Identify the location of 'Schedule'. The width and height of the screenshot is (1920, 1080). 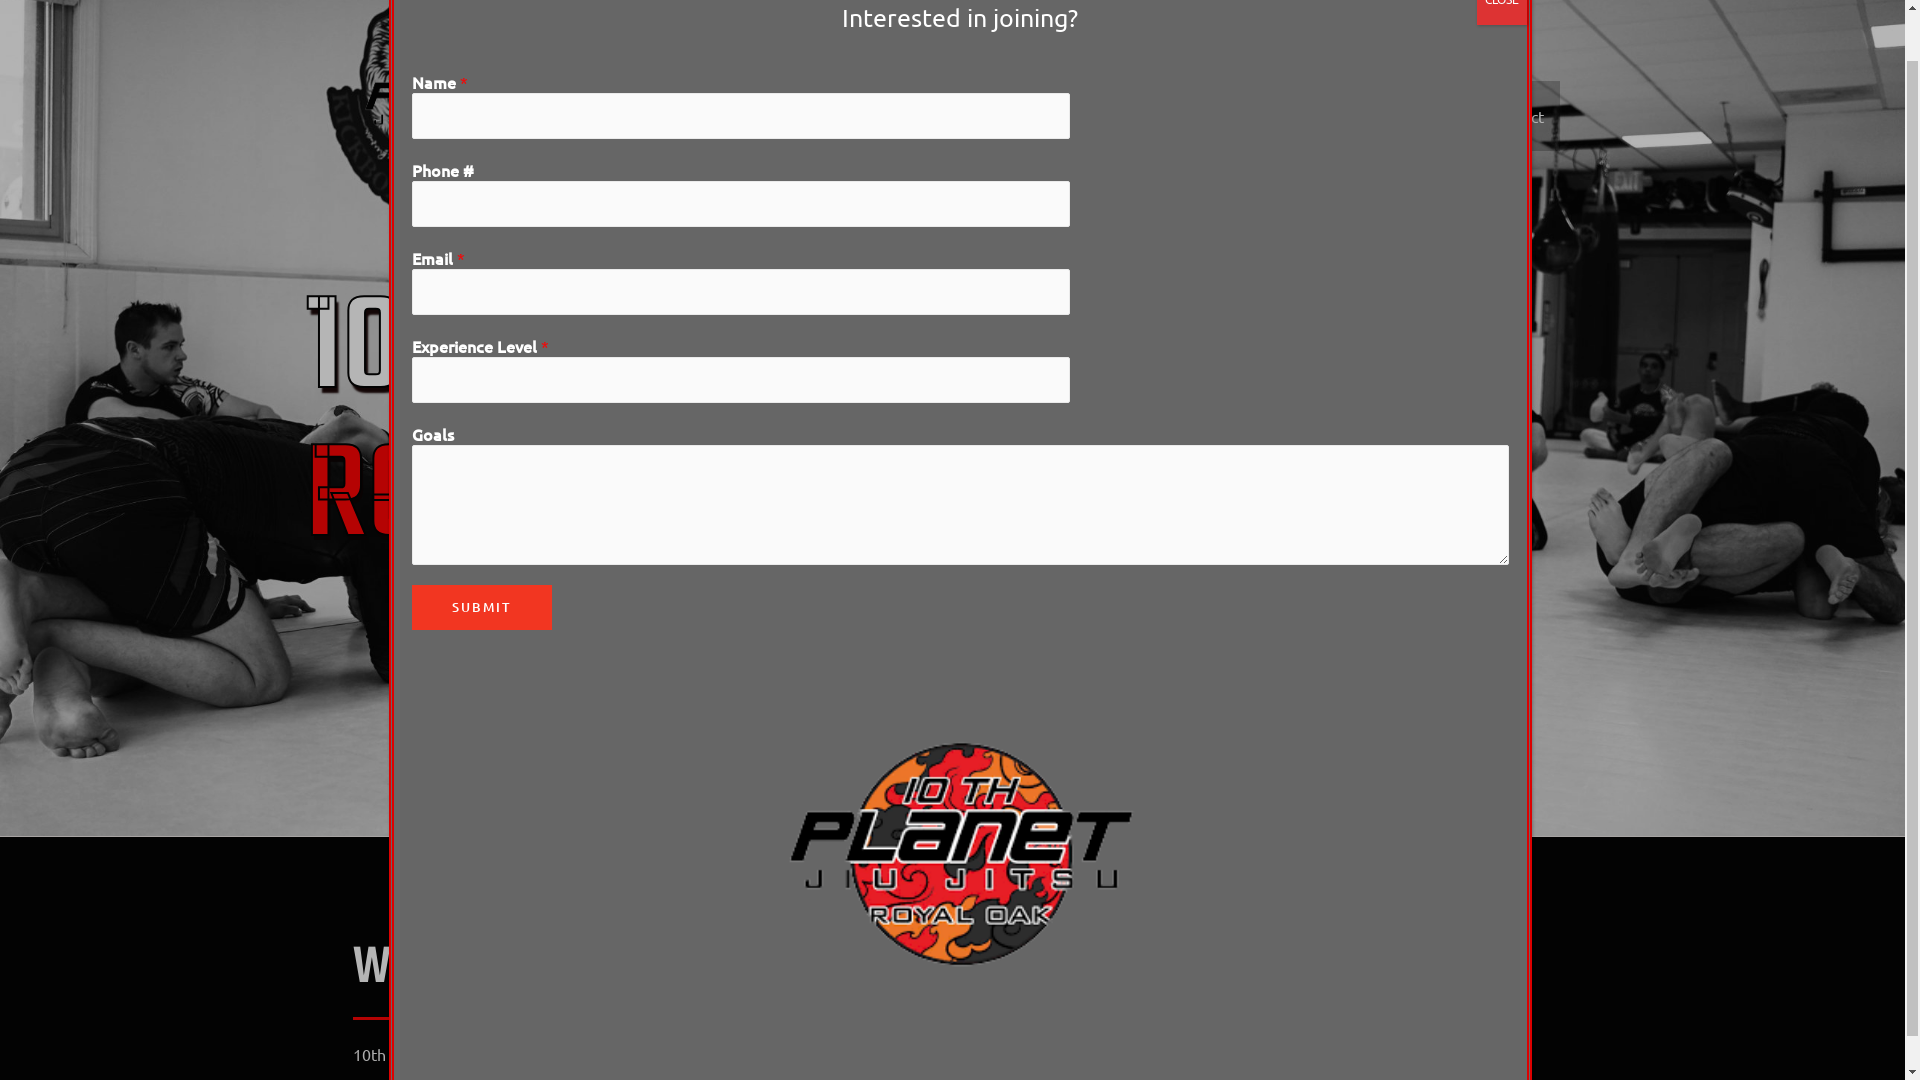
(1423, 115).